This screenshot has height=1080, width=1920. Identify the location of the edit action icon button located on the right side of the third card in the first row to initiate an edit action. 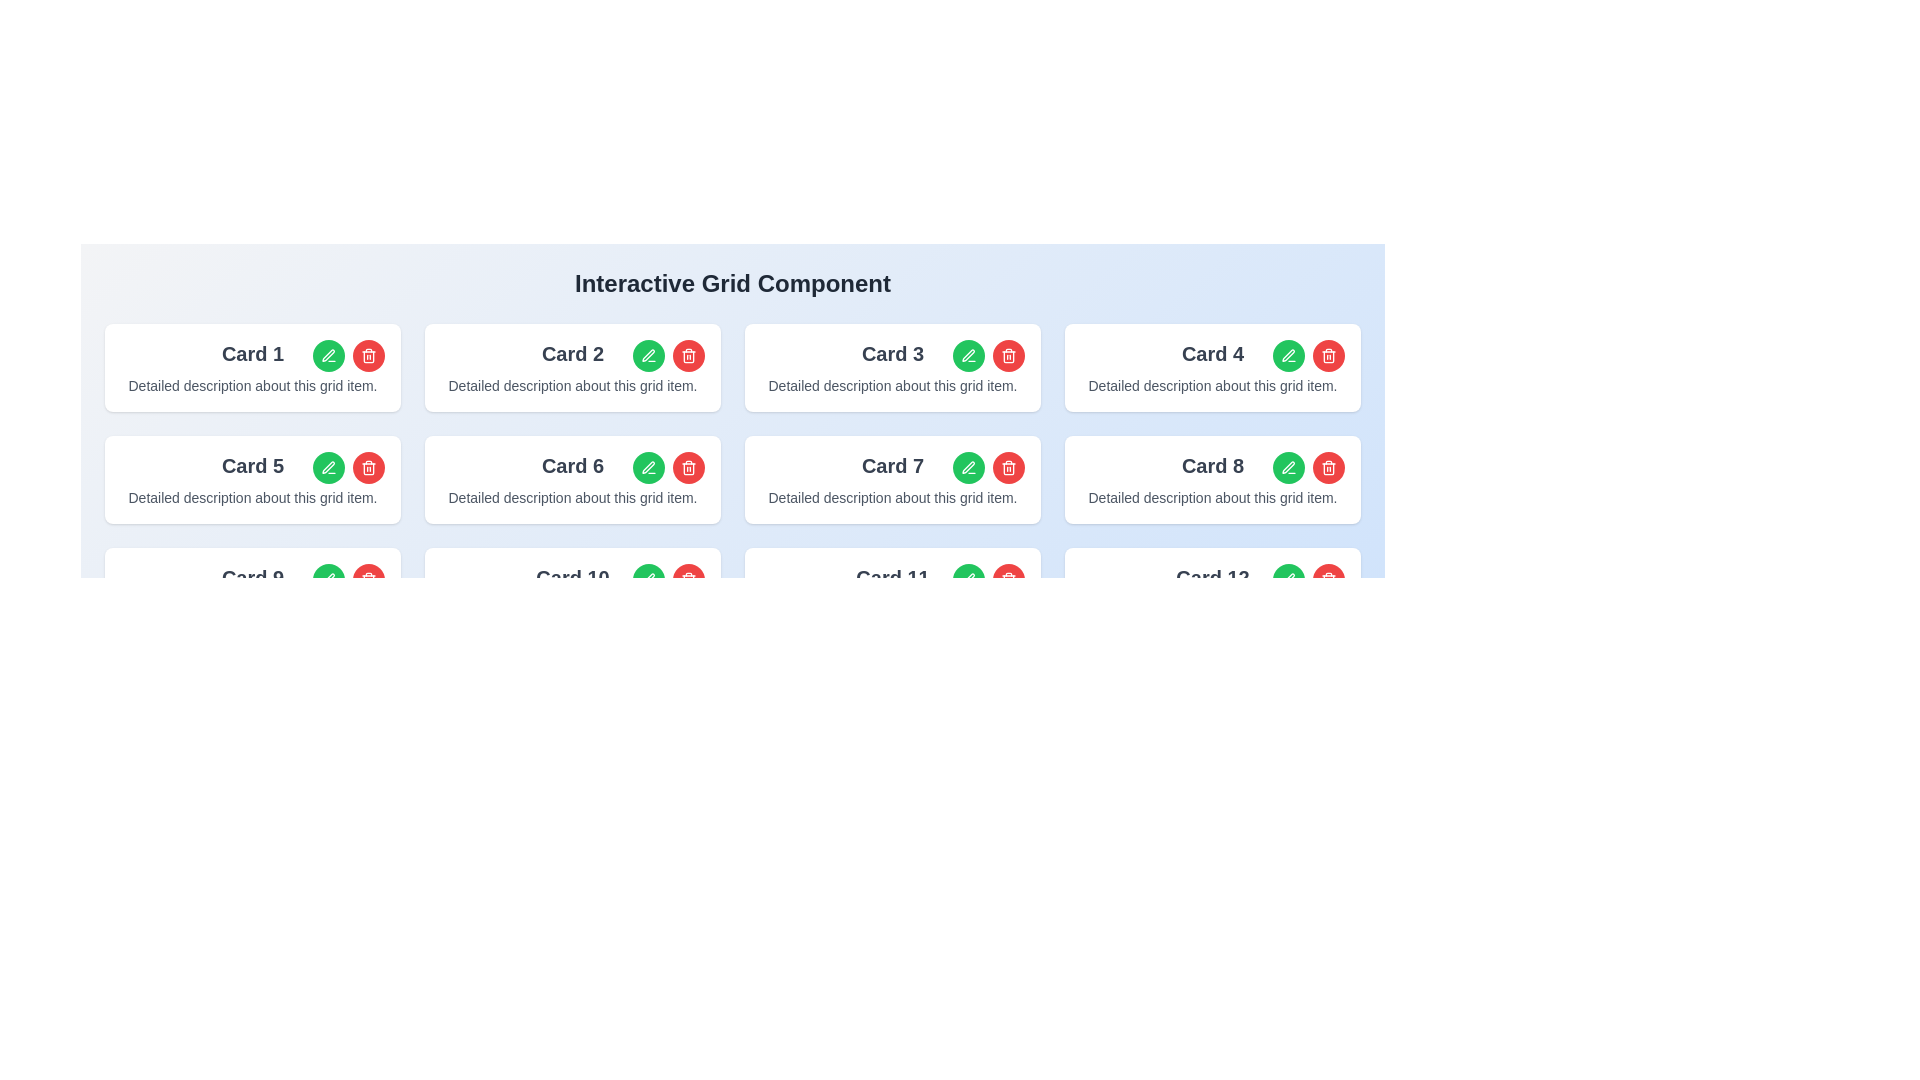
(968, 354).